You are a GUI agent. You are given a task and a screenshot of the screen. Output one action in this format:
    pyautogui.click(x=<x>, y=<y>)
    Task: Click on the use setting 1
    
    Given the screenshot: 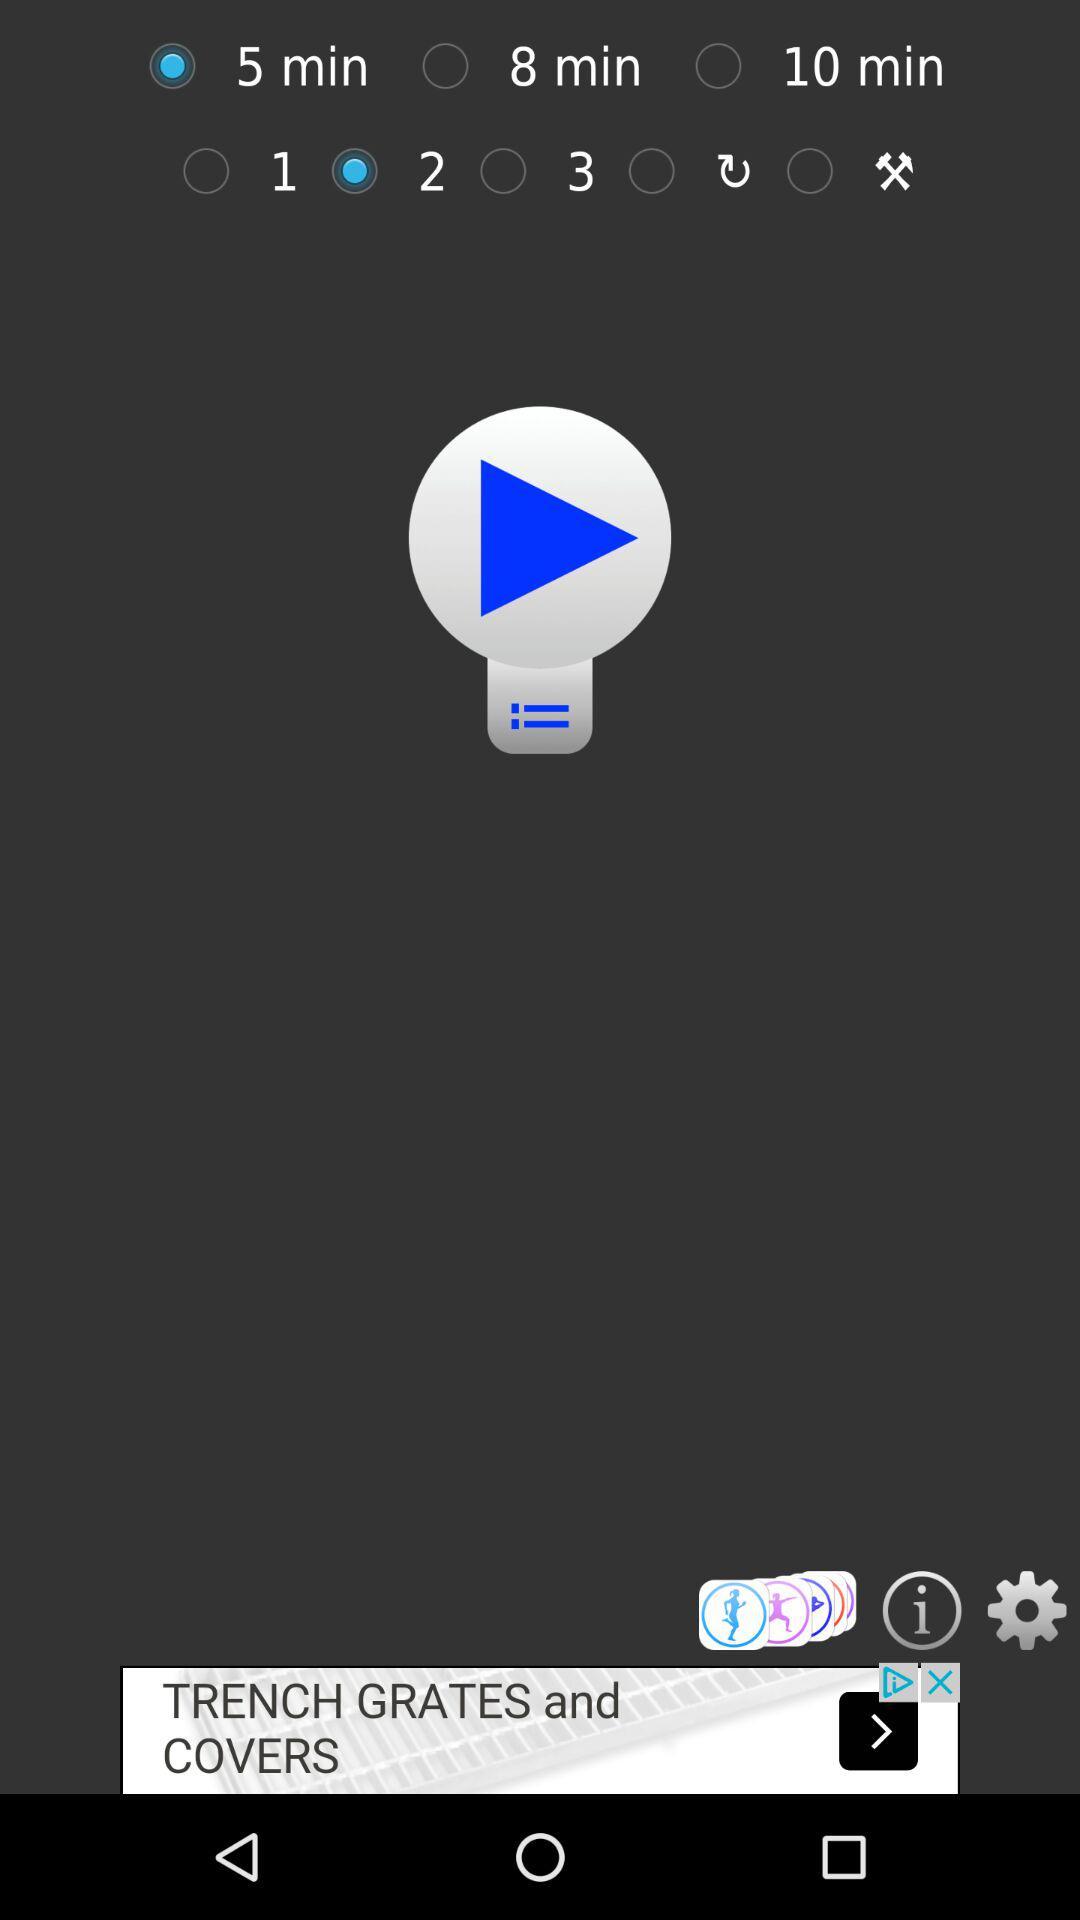 What is the action you would take?
    pyautogui.click(x=216, y=171)
    